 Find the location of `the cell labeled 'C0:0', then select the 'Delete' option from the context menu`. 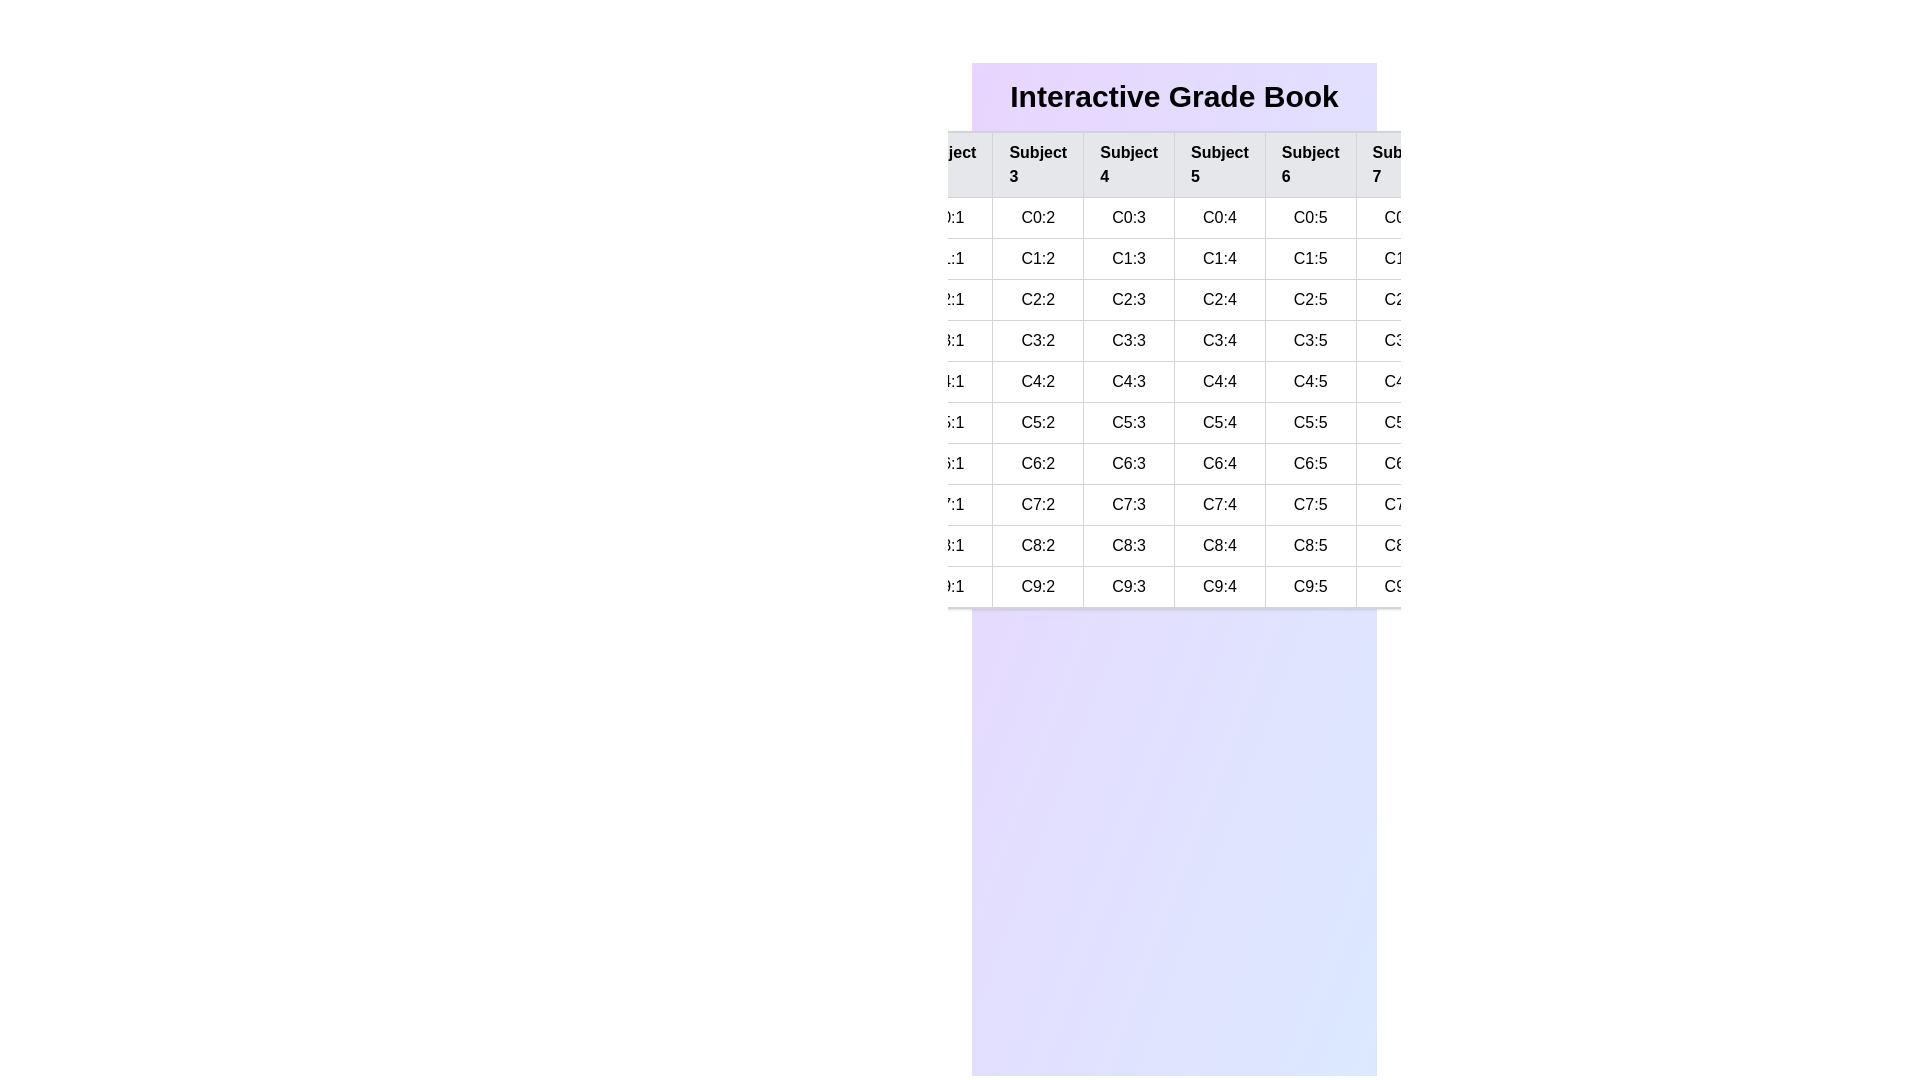

the cell labeled 'C0:0', then select the 'Delete' option from the context menu is located at coordinates (855, 218).